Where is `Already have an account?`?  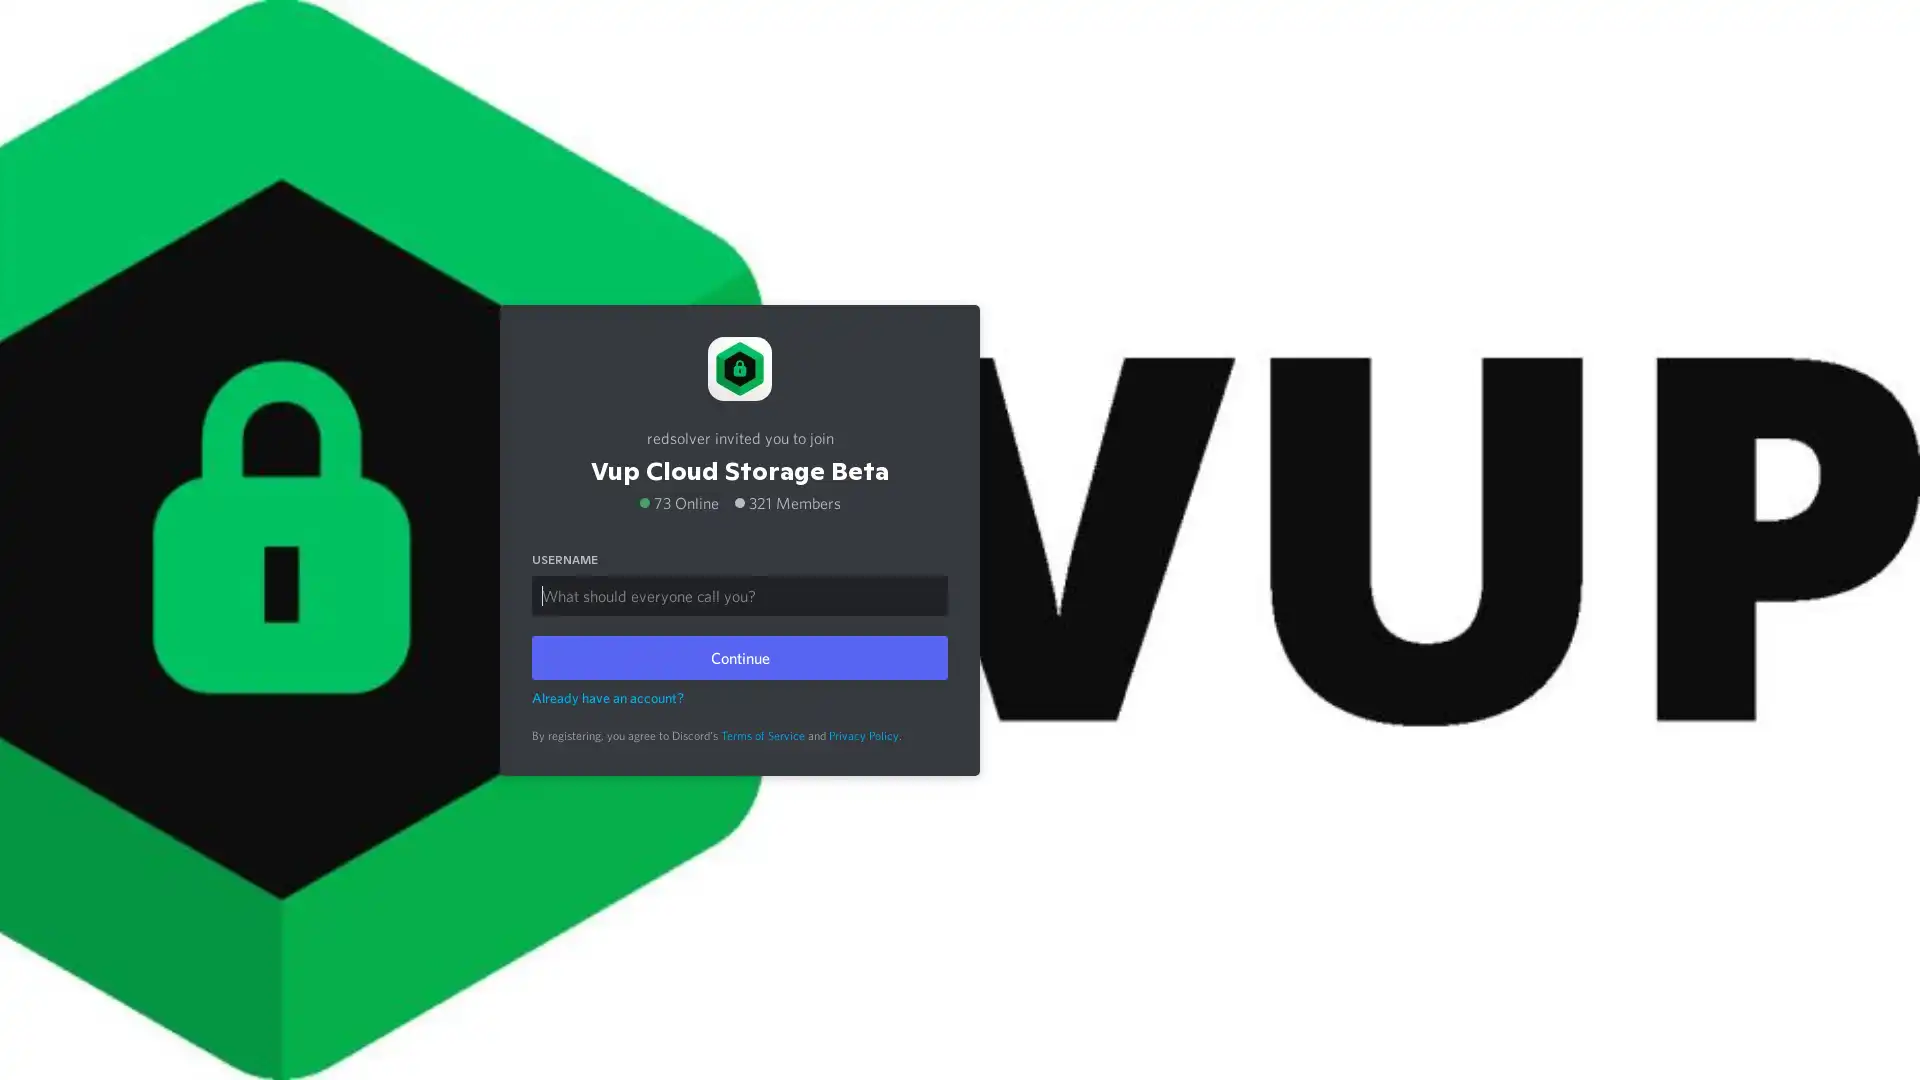 Already have an account? is located at coordinates (607, 696).